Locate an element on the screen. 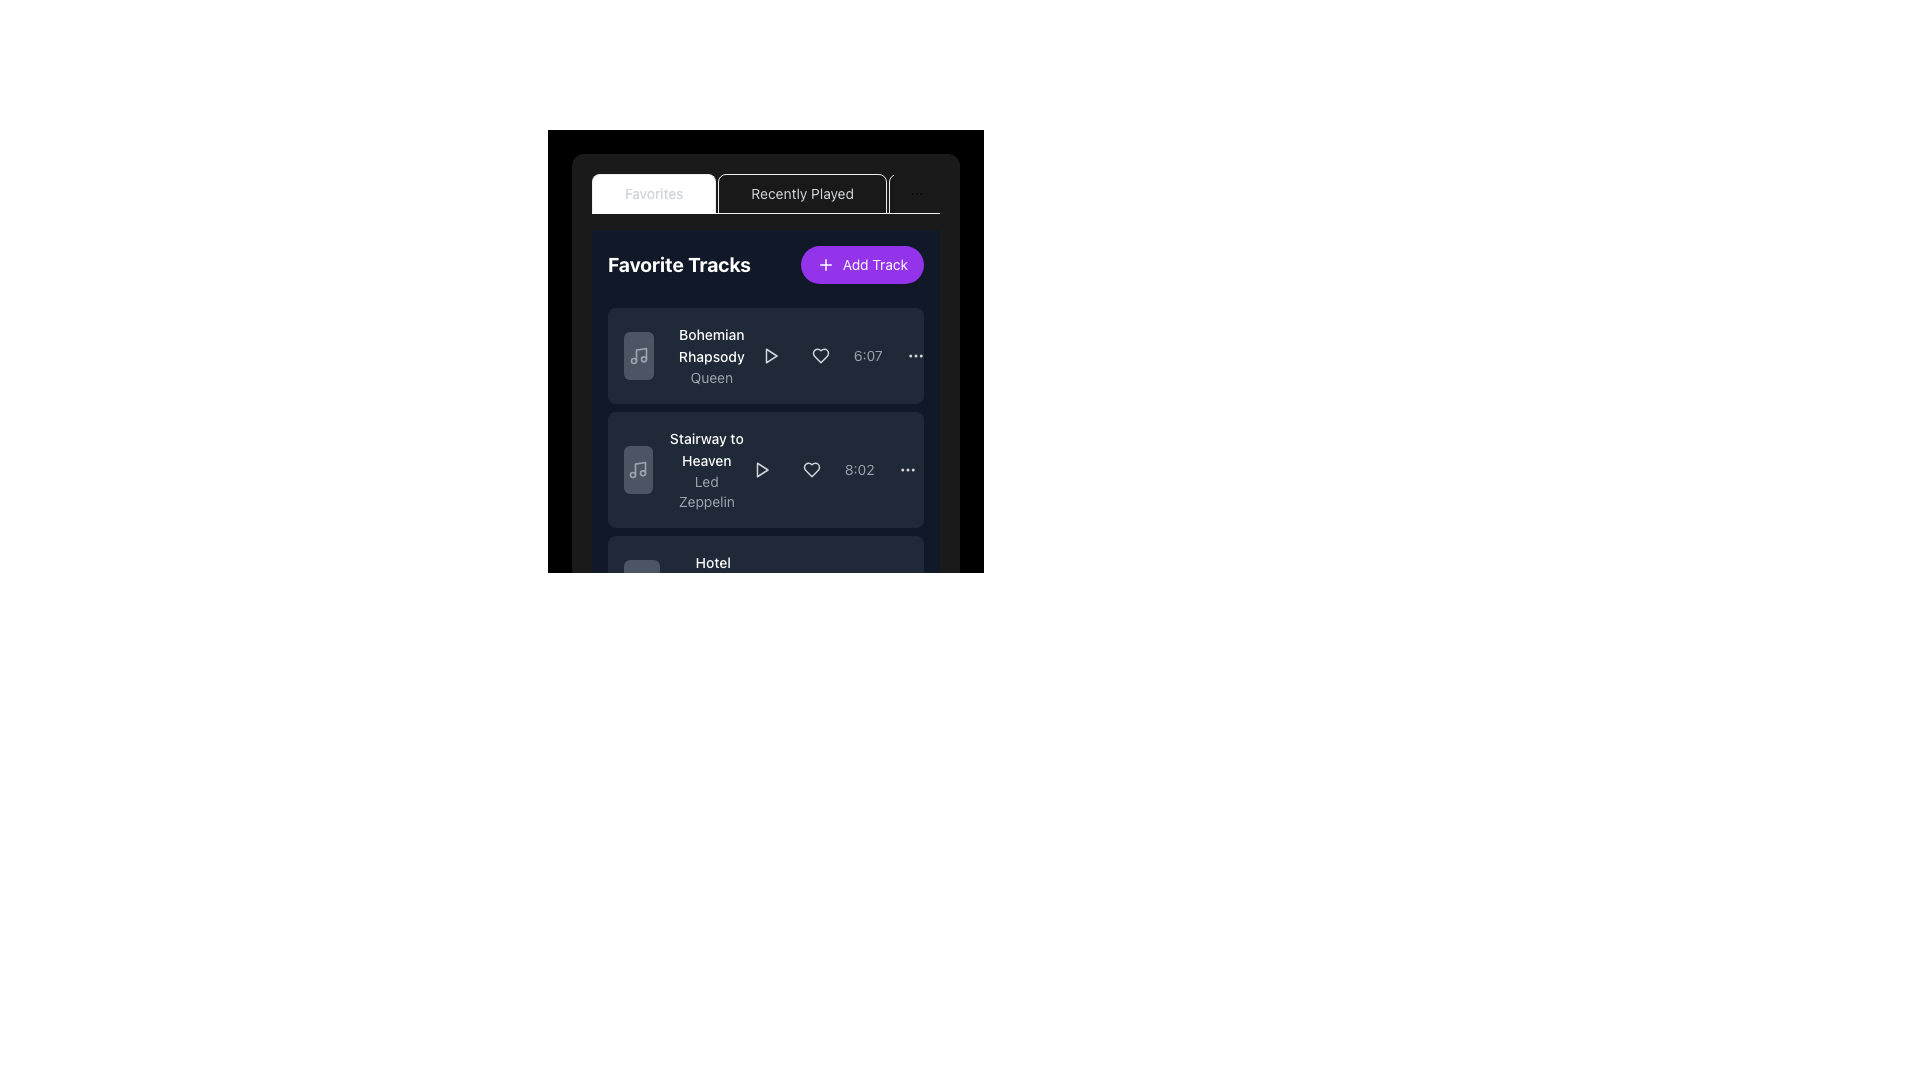 The image size is (1920, 1080). the 'Recently Played' Navigation Tab, which has a black background and white text is located at coordinates (742, 193).